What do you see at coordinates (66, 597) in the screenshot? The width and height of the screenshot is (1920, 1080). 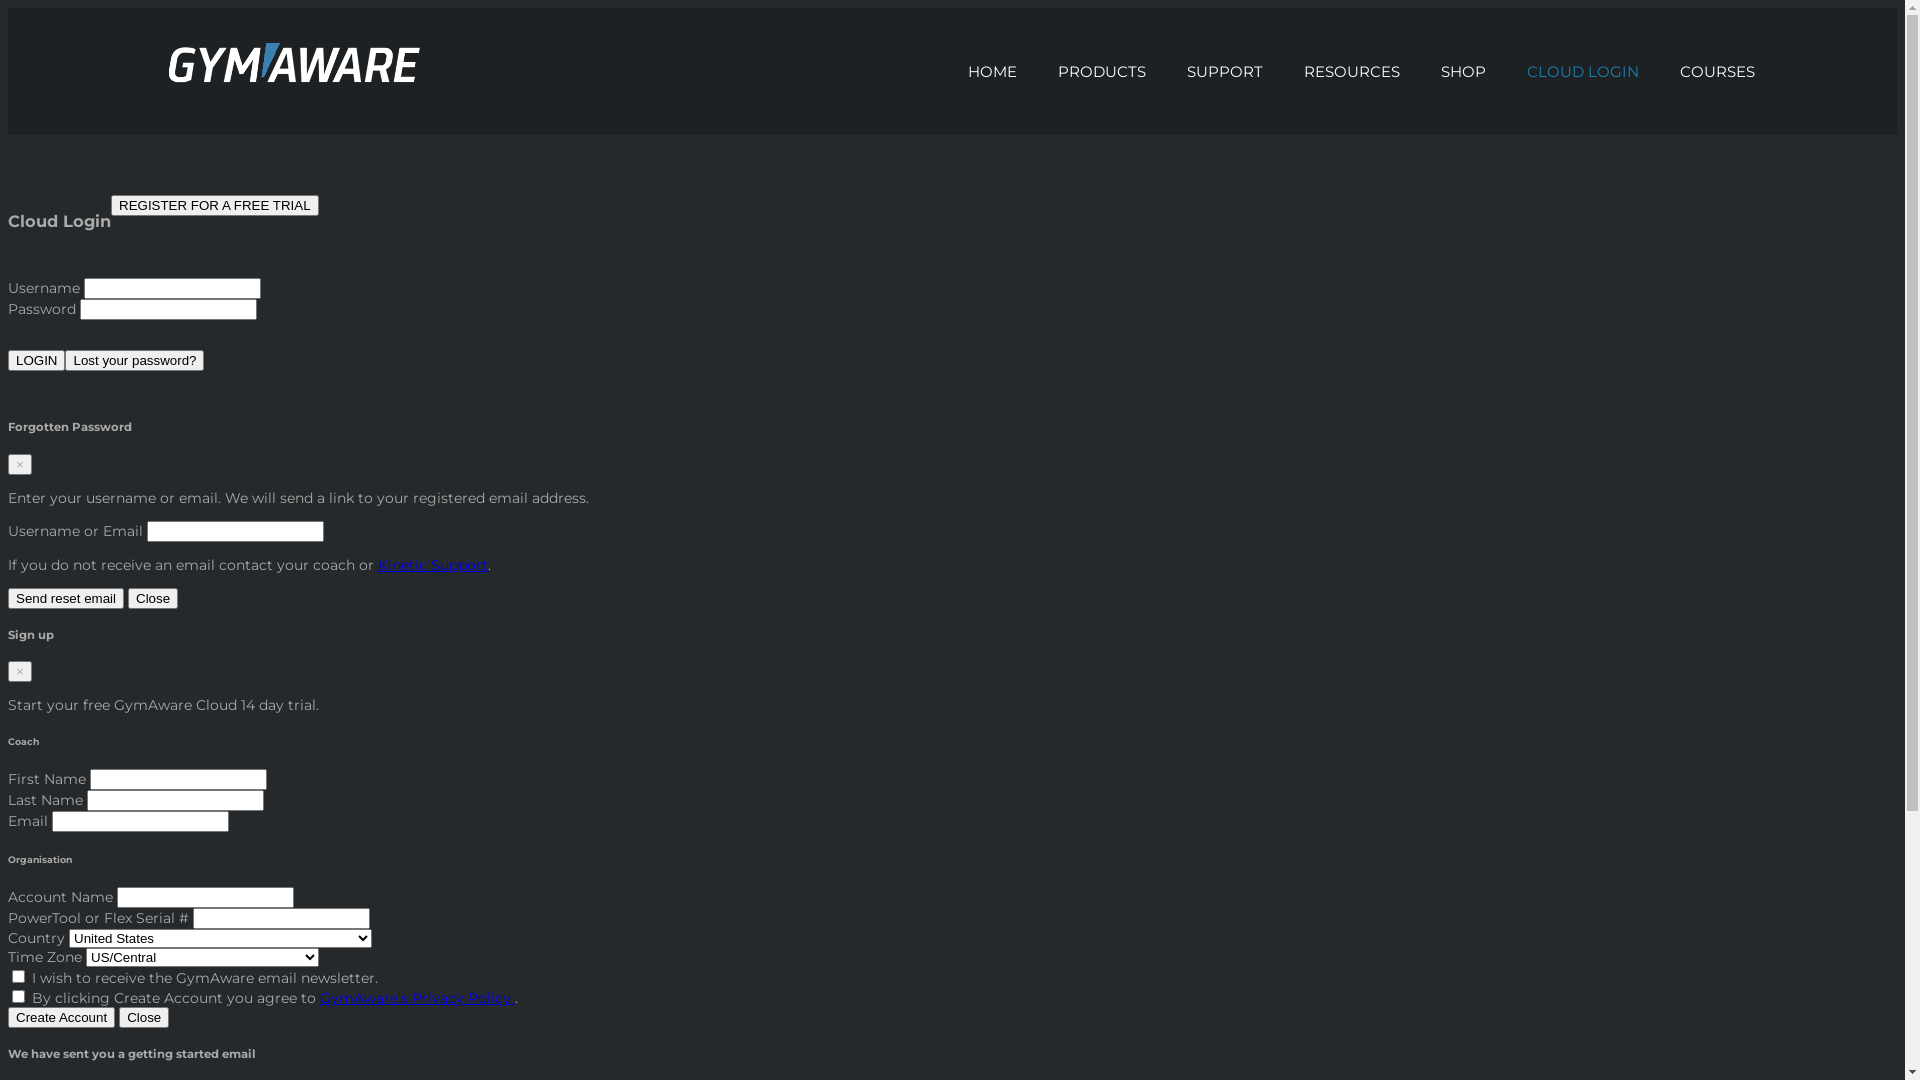 I see `'Send reset email'` at bounding box center [66, 597].